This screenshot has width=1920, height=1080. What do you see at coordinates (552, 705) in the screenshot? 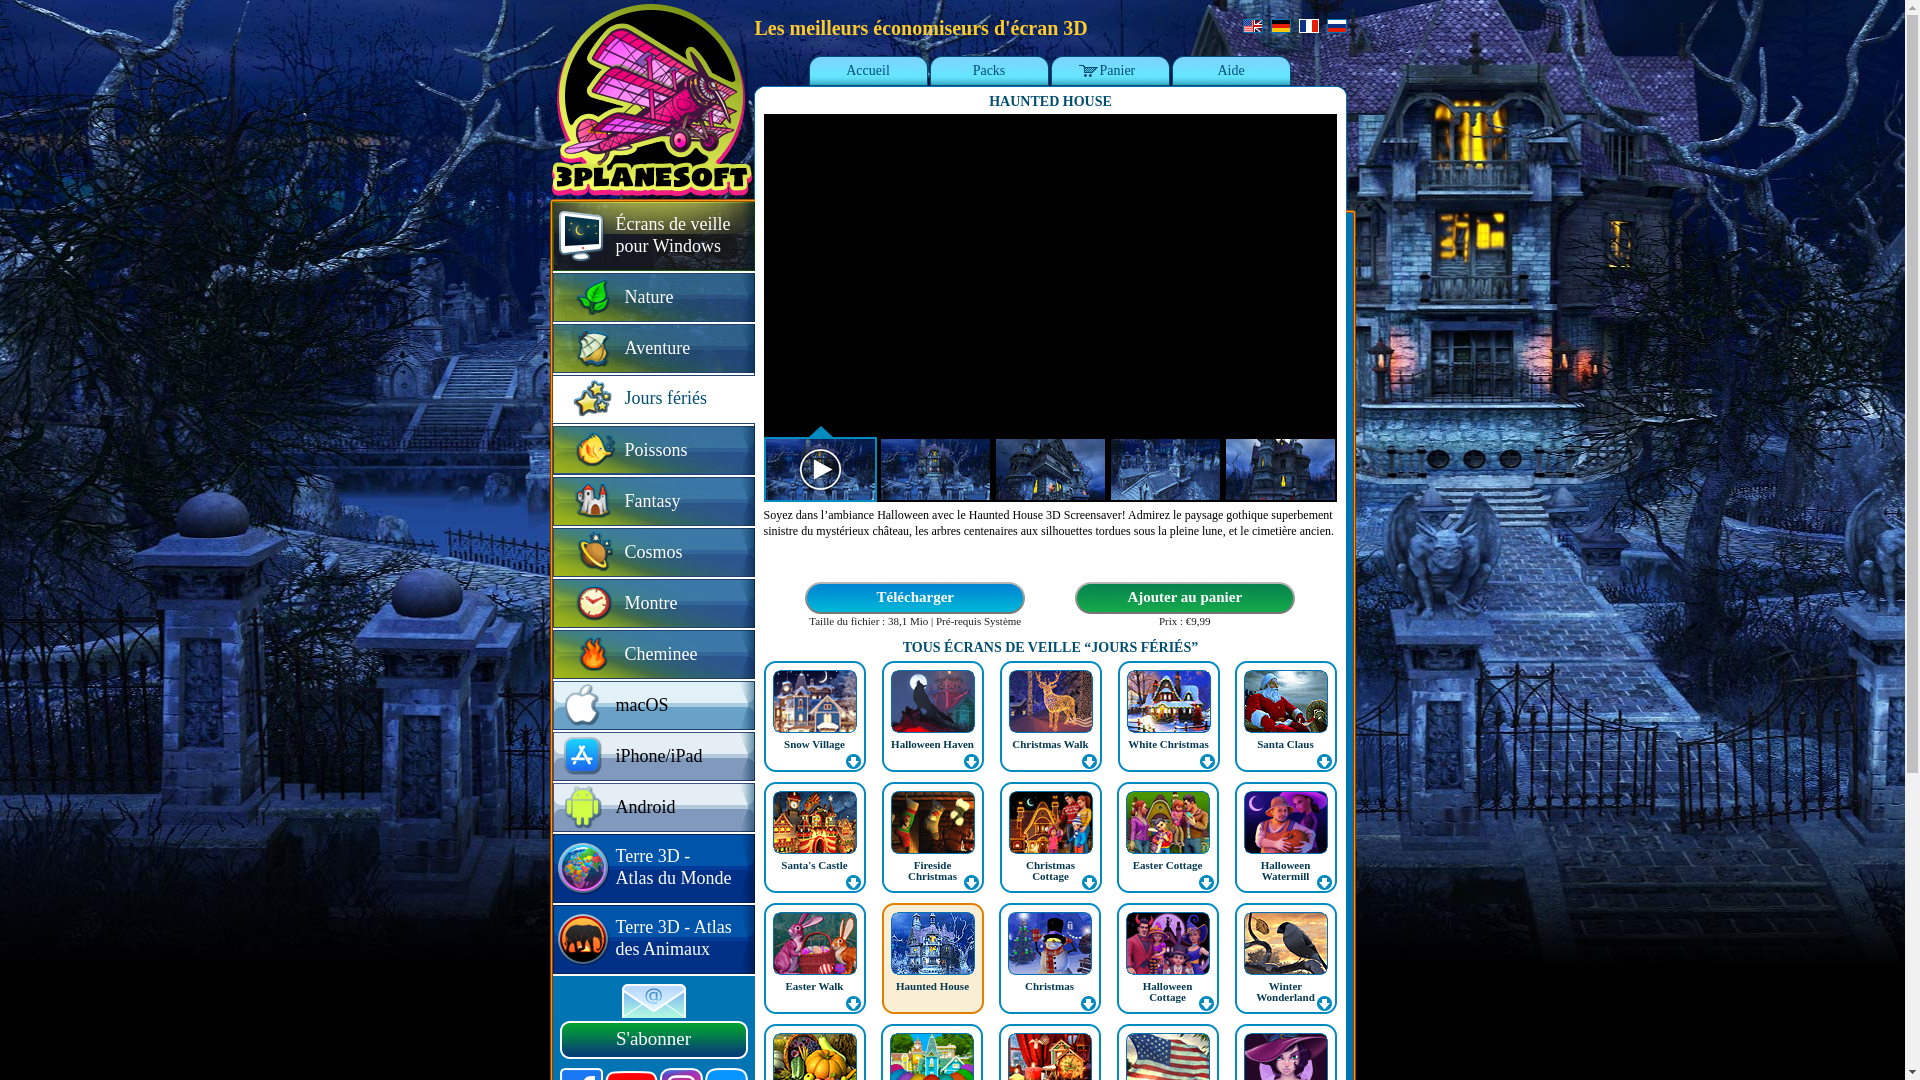
I see `'macOS'` at bounding box center [552, 705].